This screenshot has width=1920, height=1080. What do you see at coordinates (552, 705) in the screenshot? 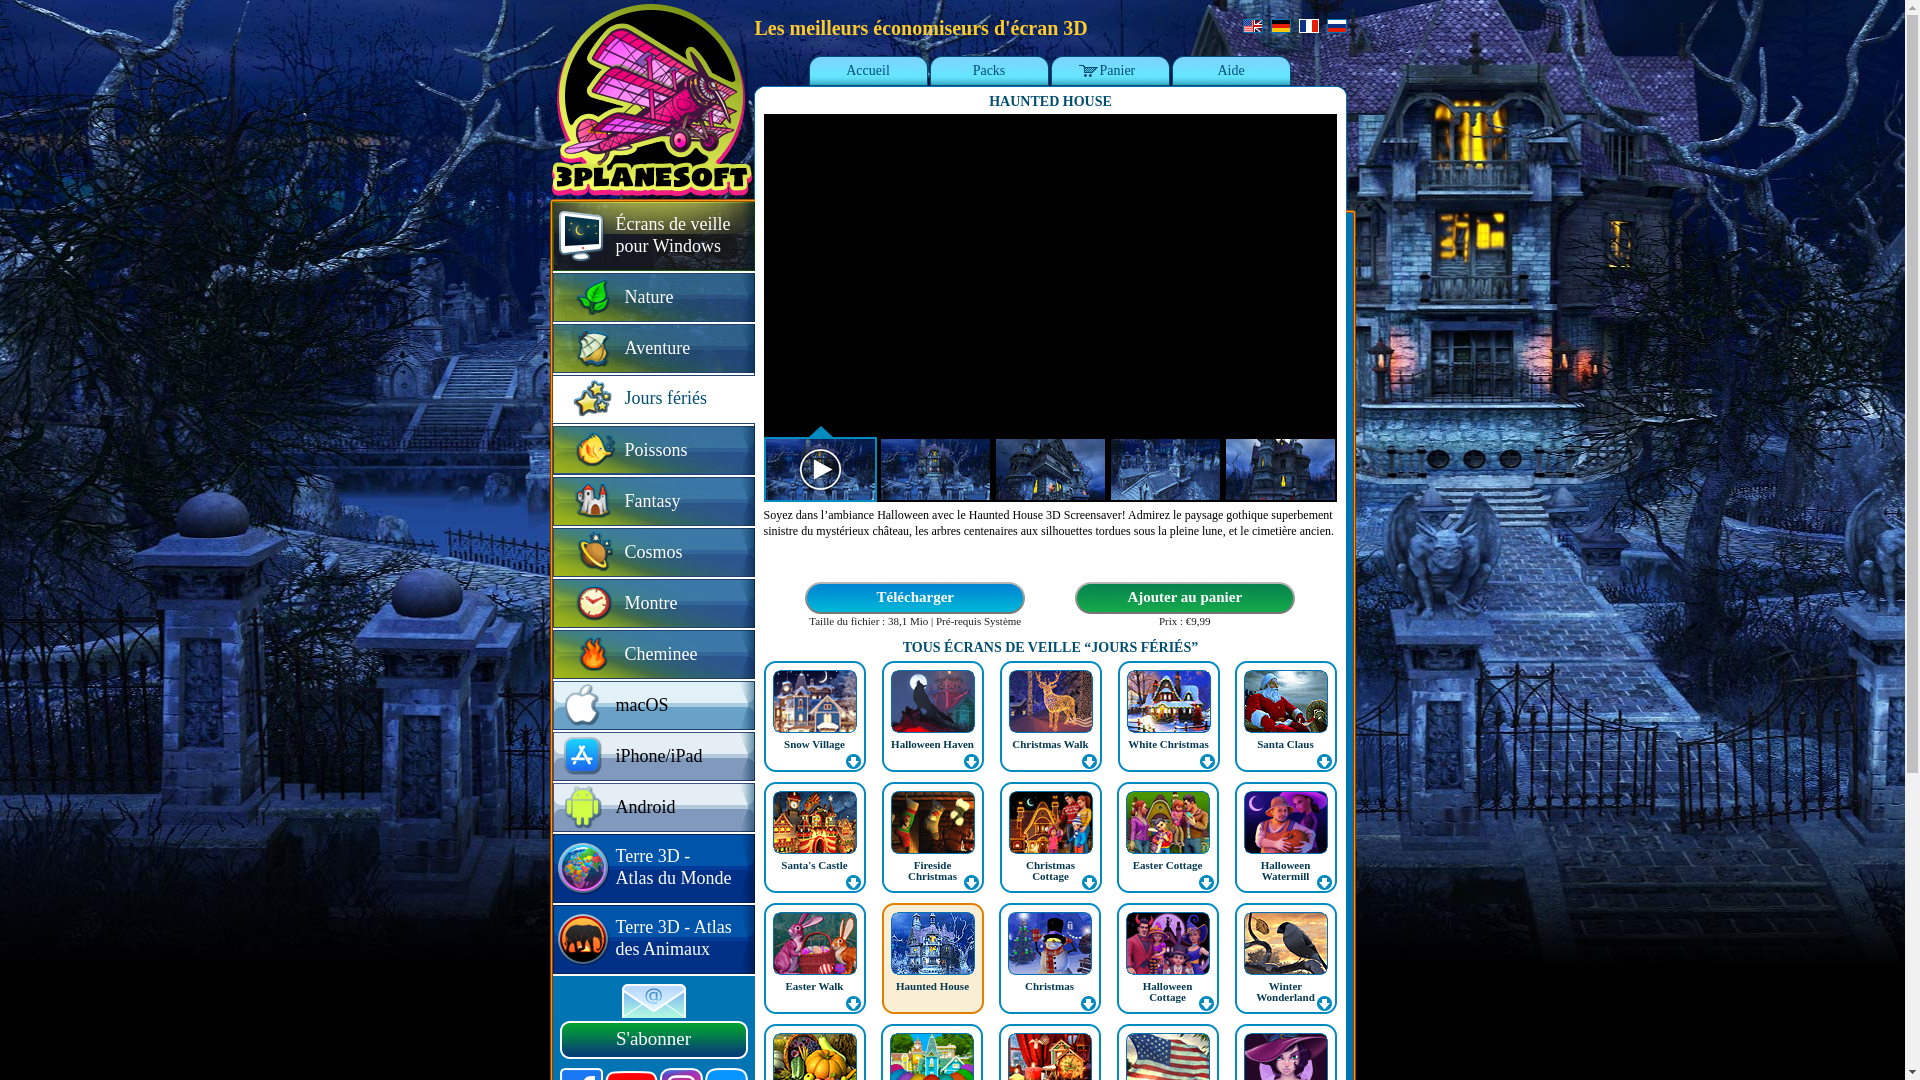
I see `'macOS'` at bounding box center [552, 705].